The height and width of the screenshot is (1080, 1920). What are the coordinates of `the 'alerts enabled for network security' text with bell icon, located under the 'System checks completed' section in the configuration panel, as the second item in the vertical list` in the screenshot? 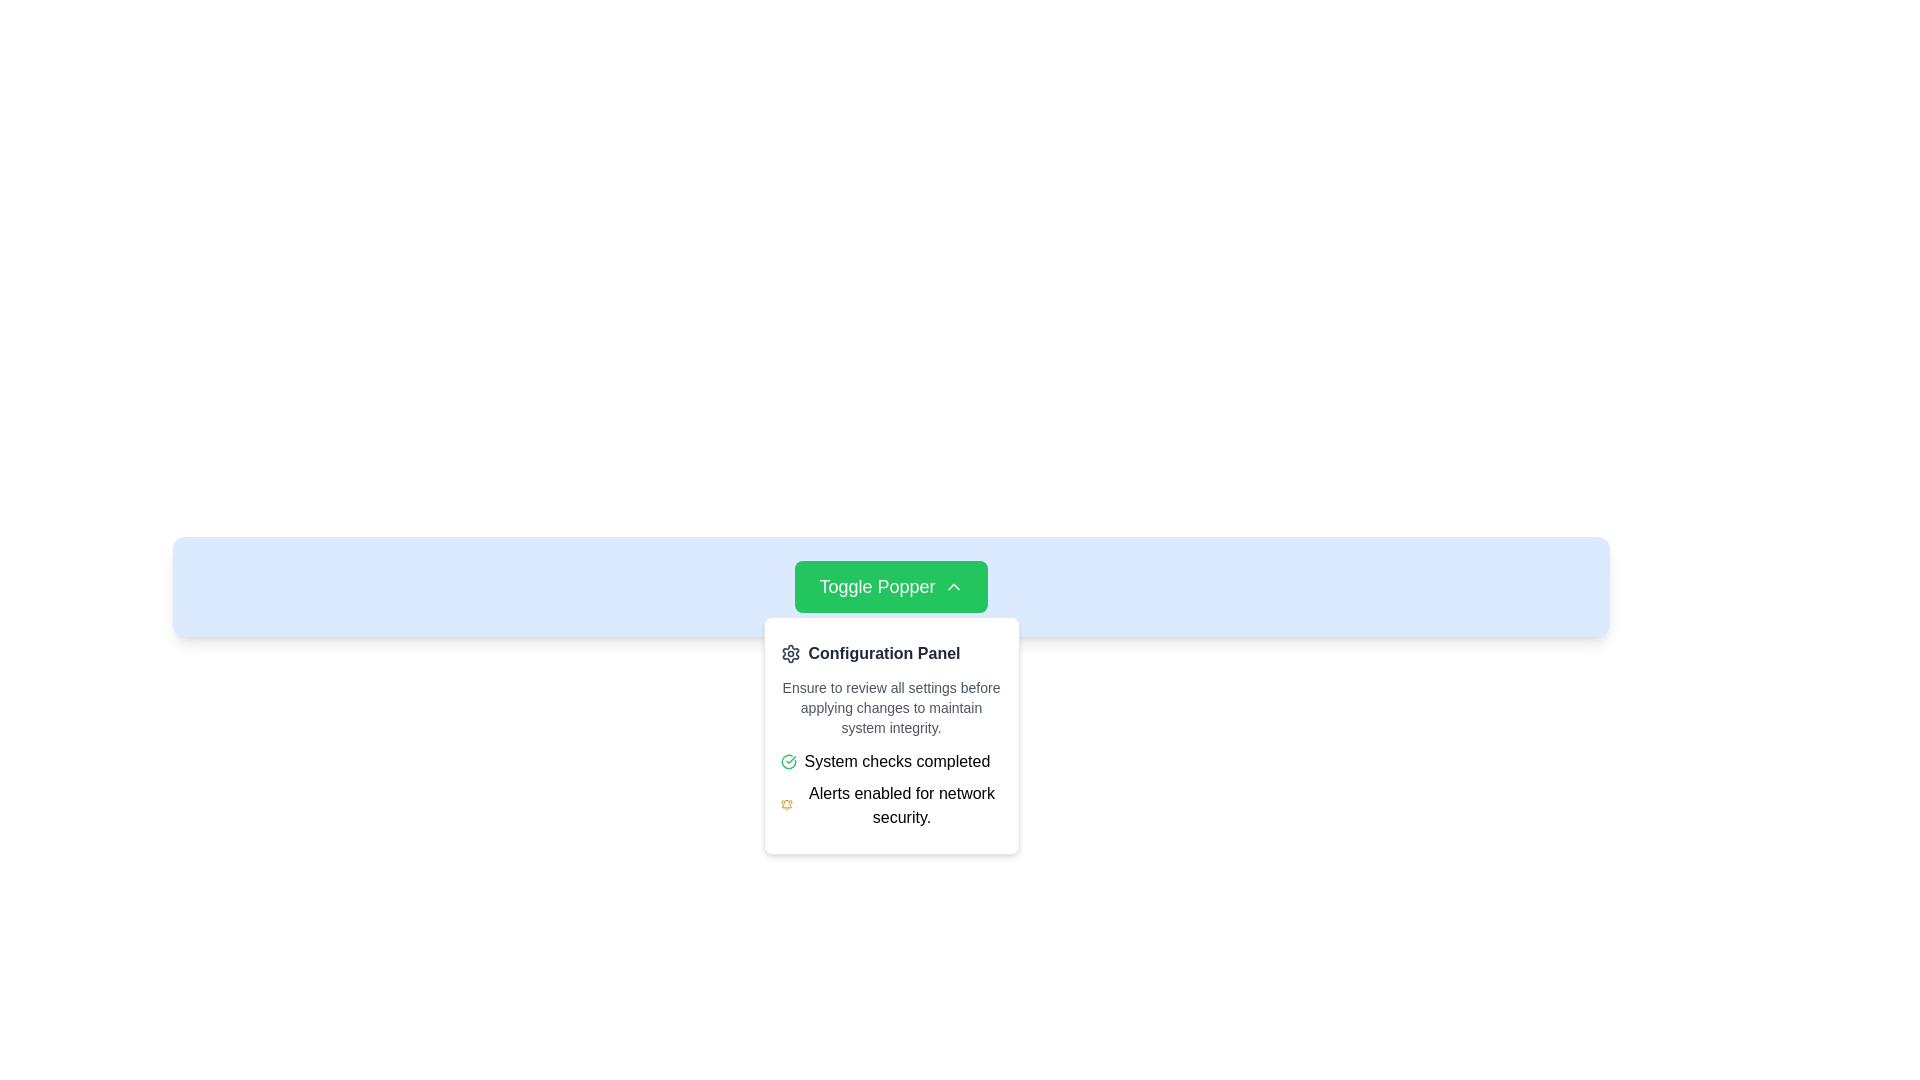 It's located at (890, 805).